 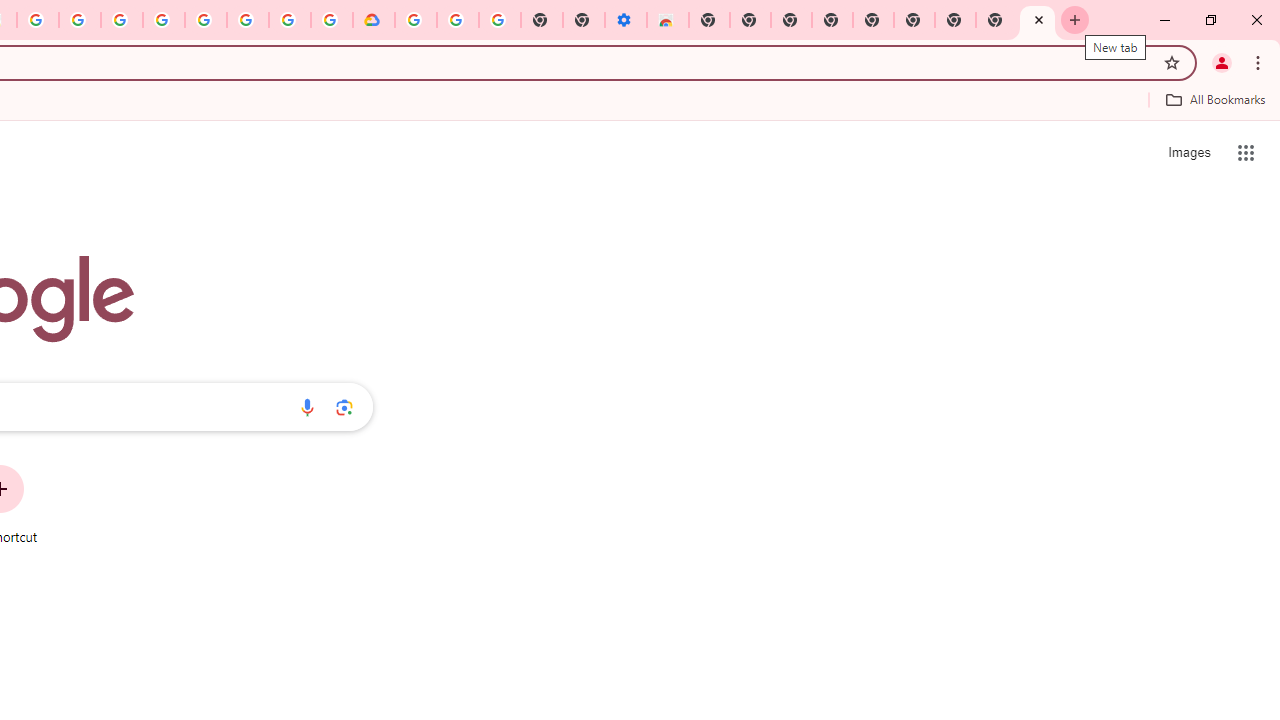 I want to click on 'Chrome Web Store - Accessibility extensions', so click(x=667, y=20).